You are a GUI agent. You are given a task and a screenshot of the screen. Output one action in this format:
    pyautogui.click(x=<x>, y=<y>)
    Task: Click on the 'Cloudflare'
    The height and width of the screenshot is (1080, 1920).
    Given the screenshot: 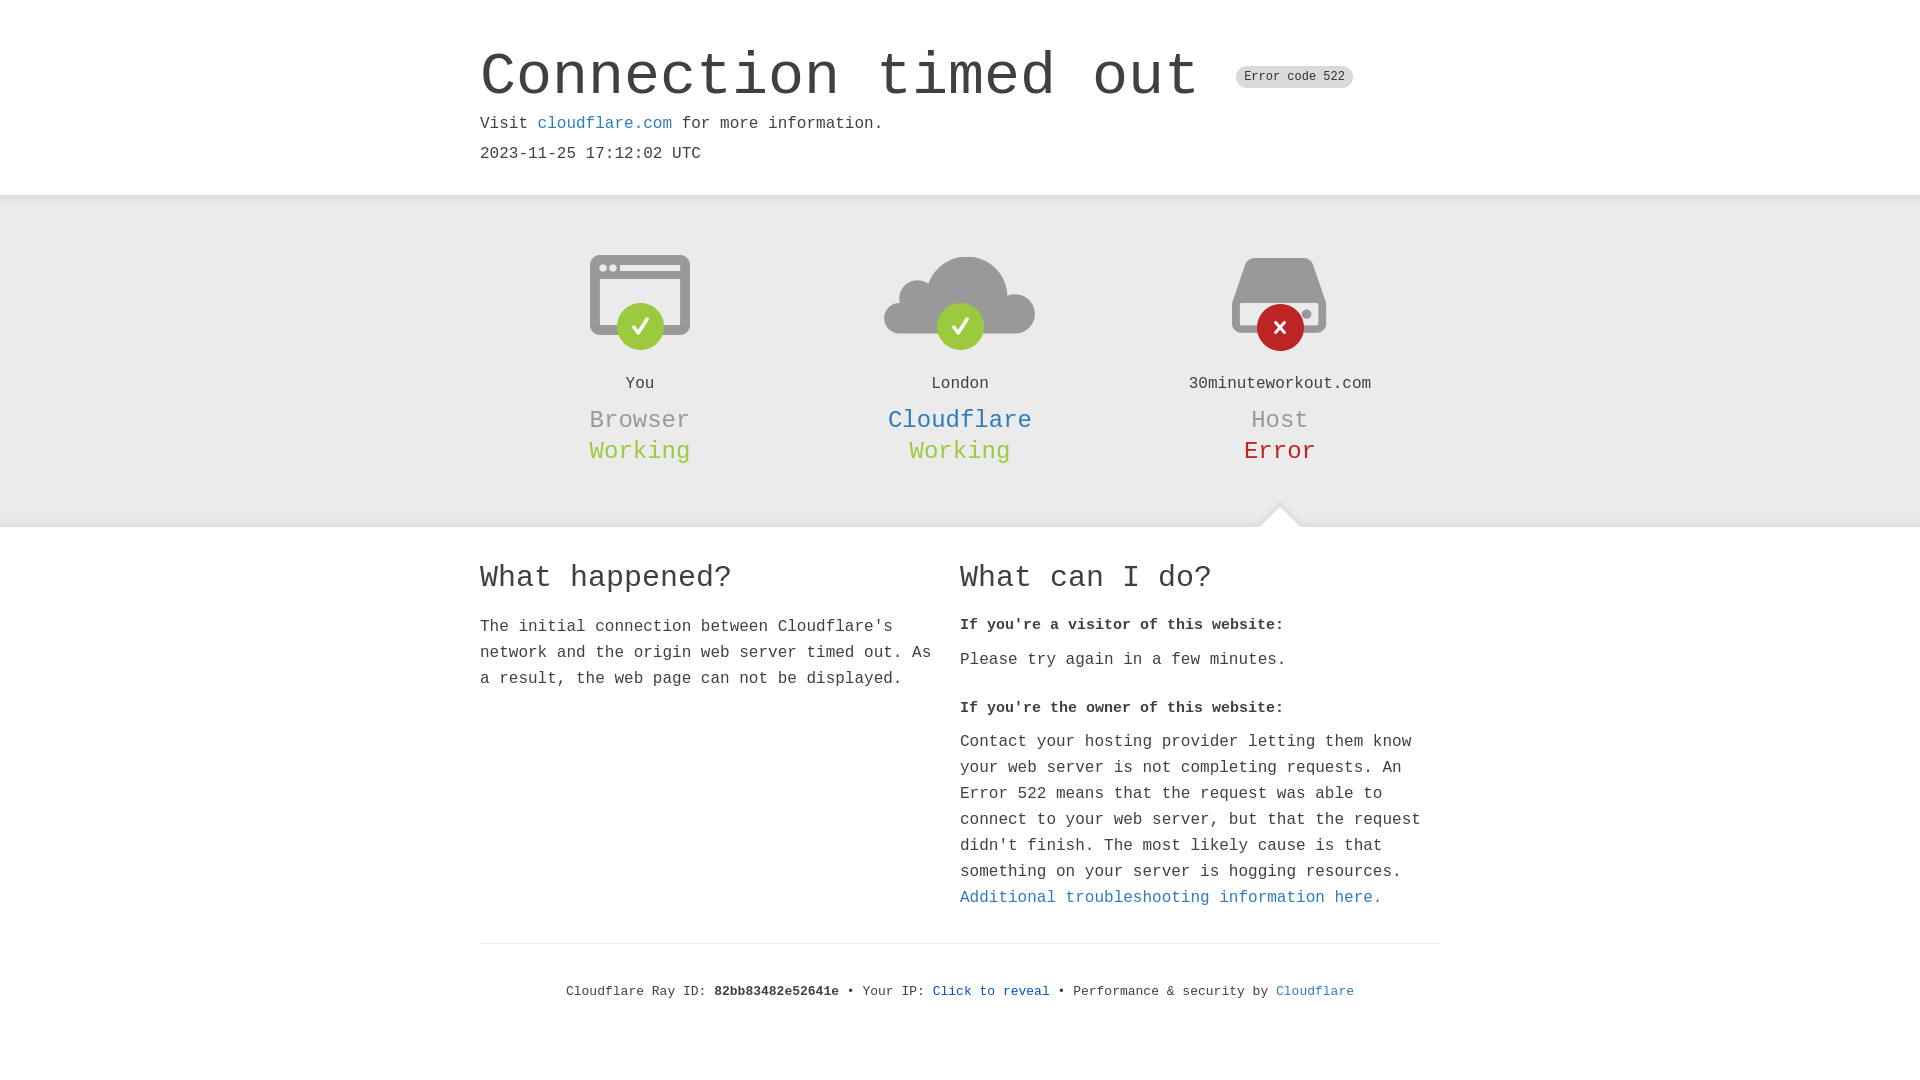 What is the action you would take?
    pyautogui.click(x=1315, y=991)
    